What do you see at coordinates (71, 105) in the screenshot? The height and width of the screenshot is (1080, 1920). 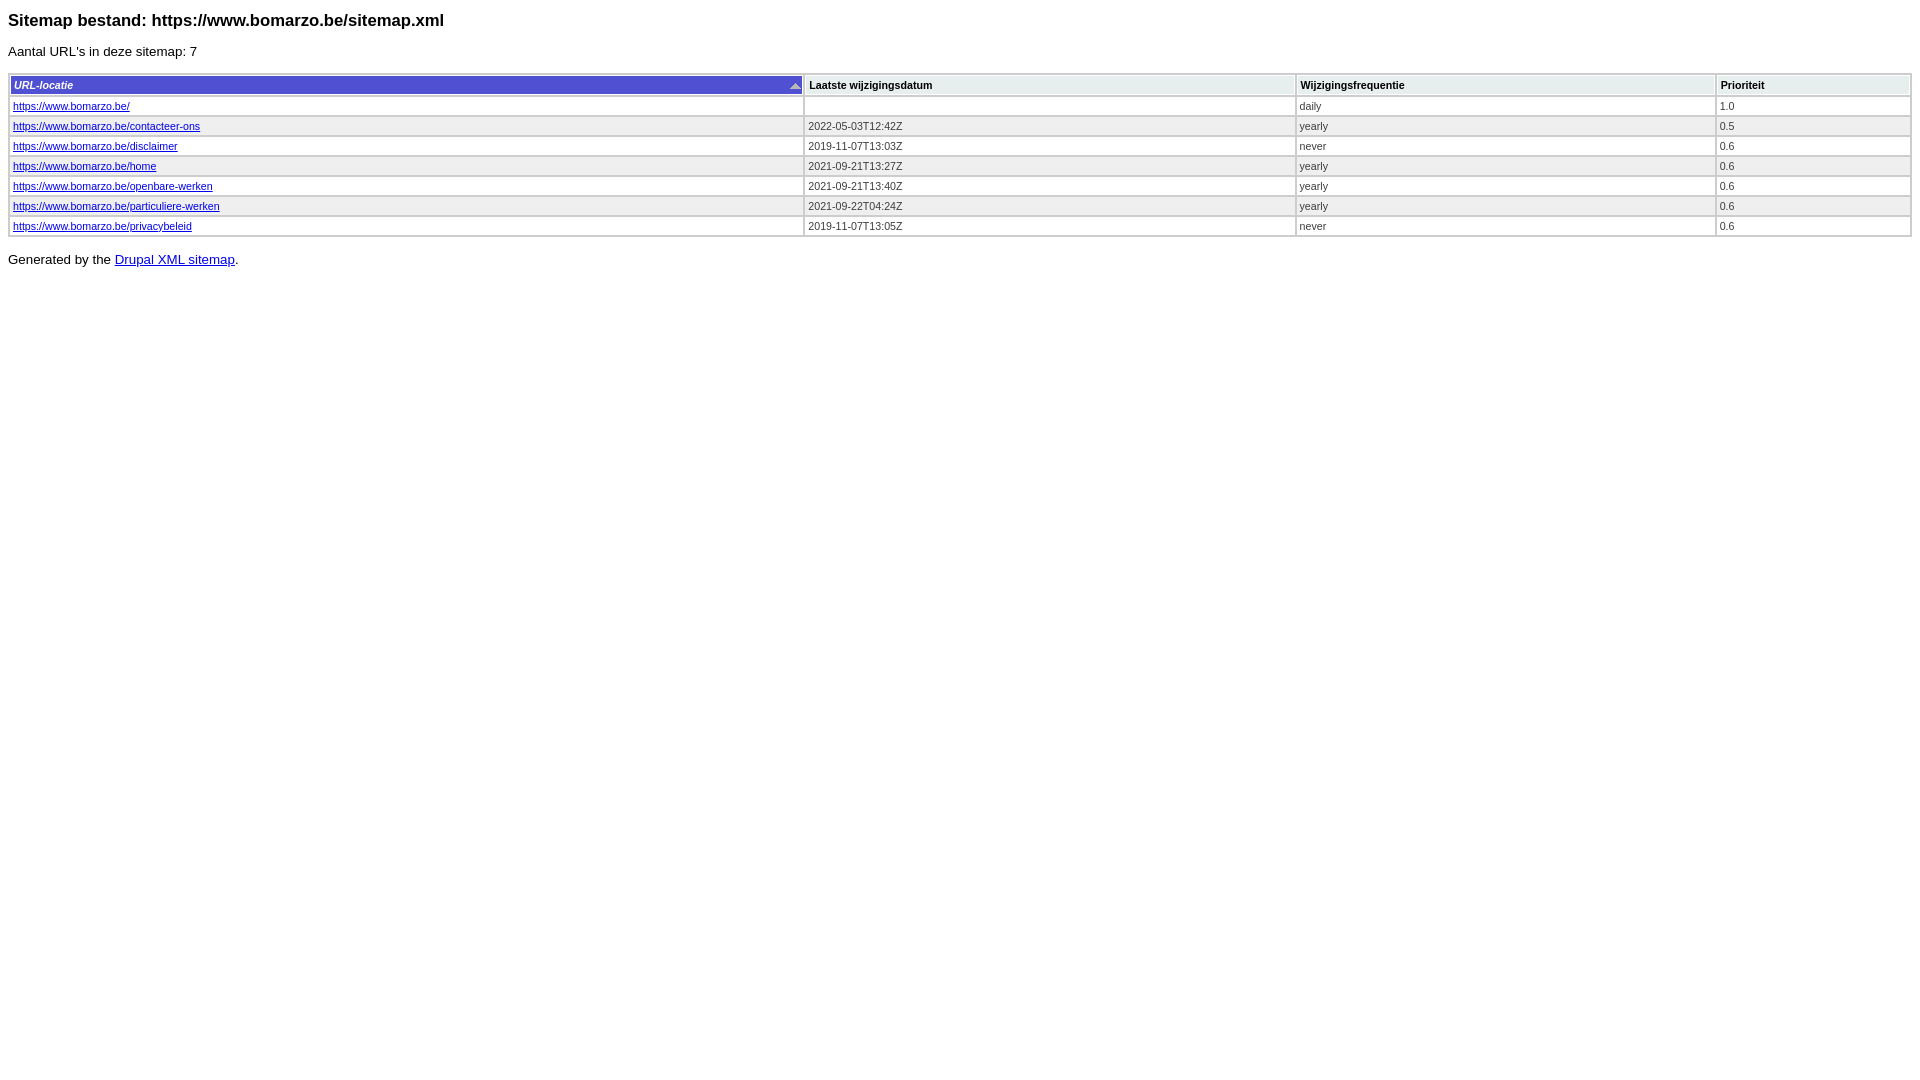 I see `'https://www.bomarzo.be/'` at bounding box center [71, 105].